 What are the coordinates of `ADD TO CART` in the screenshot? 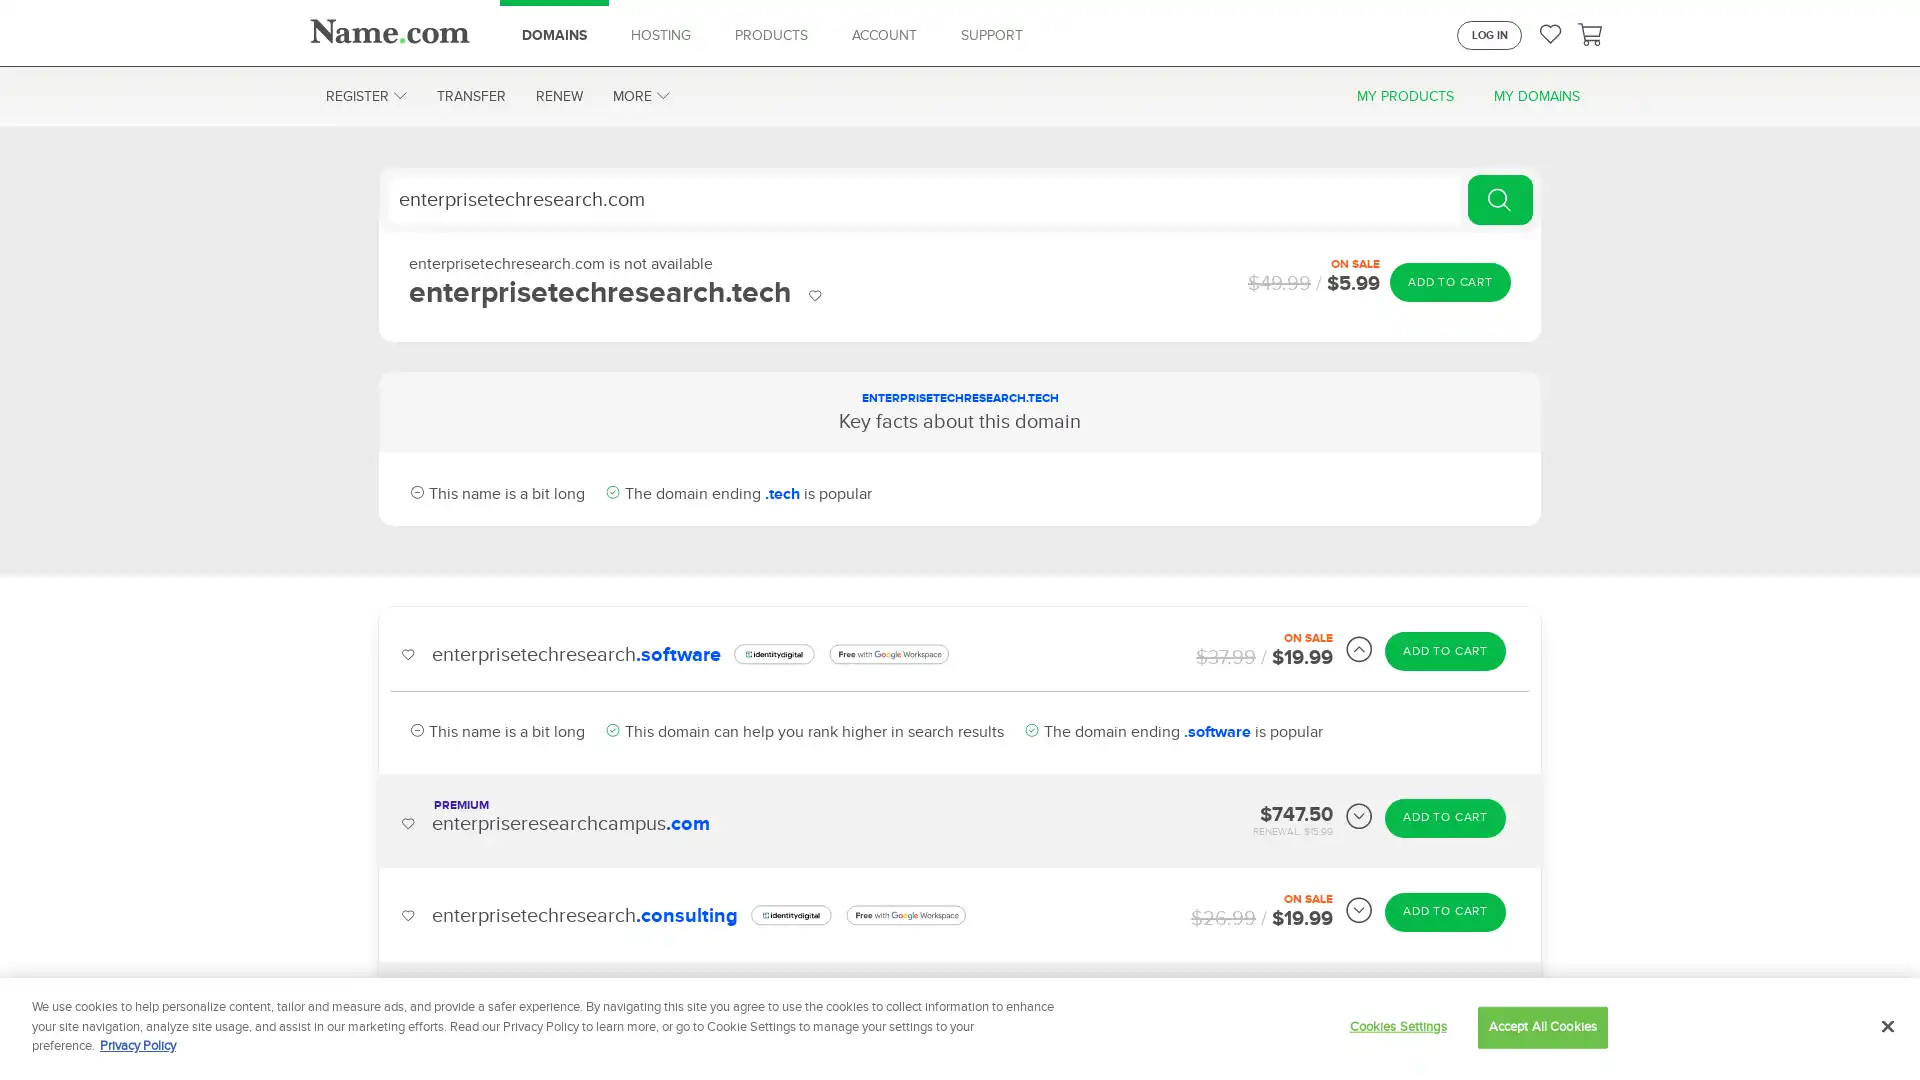 It's located at (1445, 838).